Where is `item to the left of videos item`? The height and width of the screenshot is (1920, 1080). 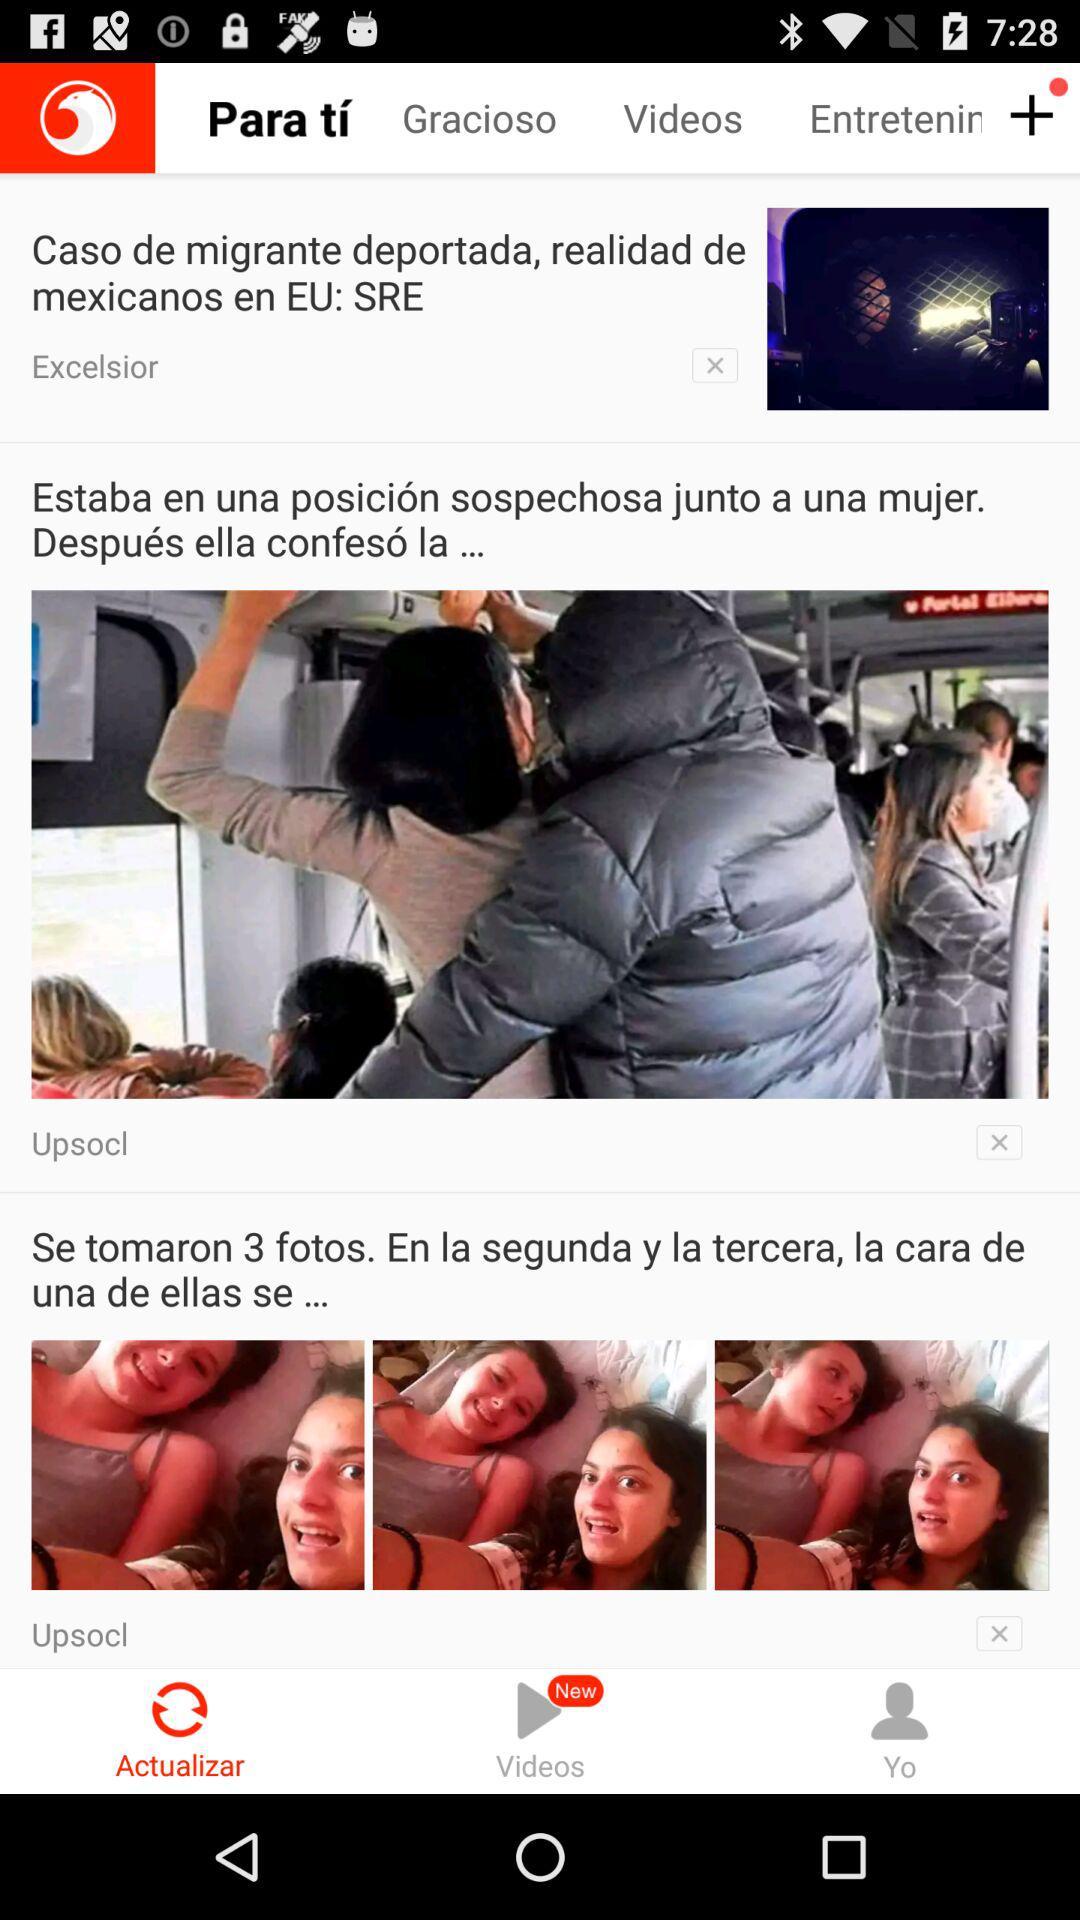
item to the left of videos item is located at coordinates (180, 1730).